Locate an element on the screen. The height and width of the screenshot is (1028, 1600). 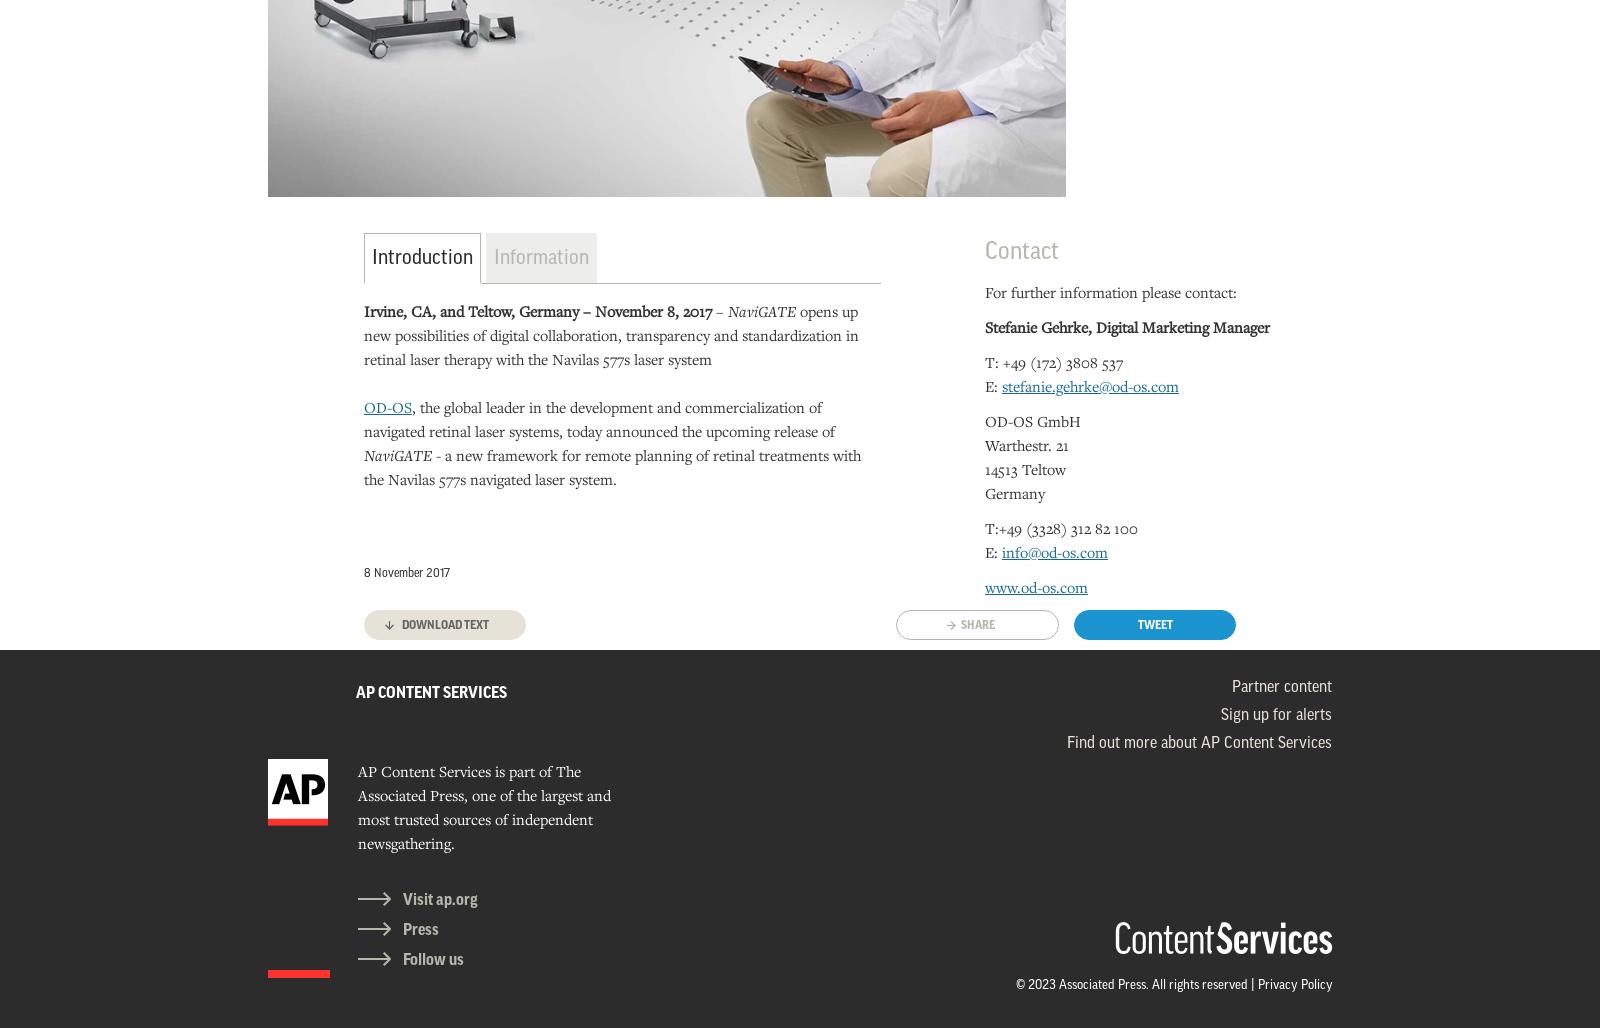
'AP Content Services is part of The Associated Press, one of the largest and most trusted sources of independent newsgathering.' is located at coordinates (482, 806).